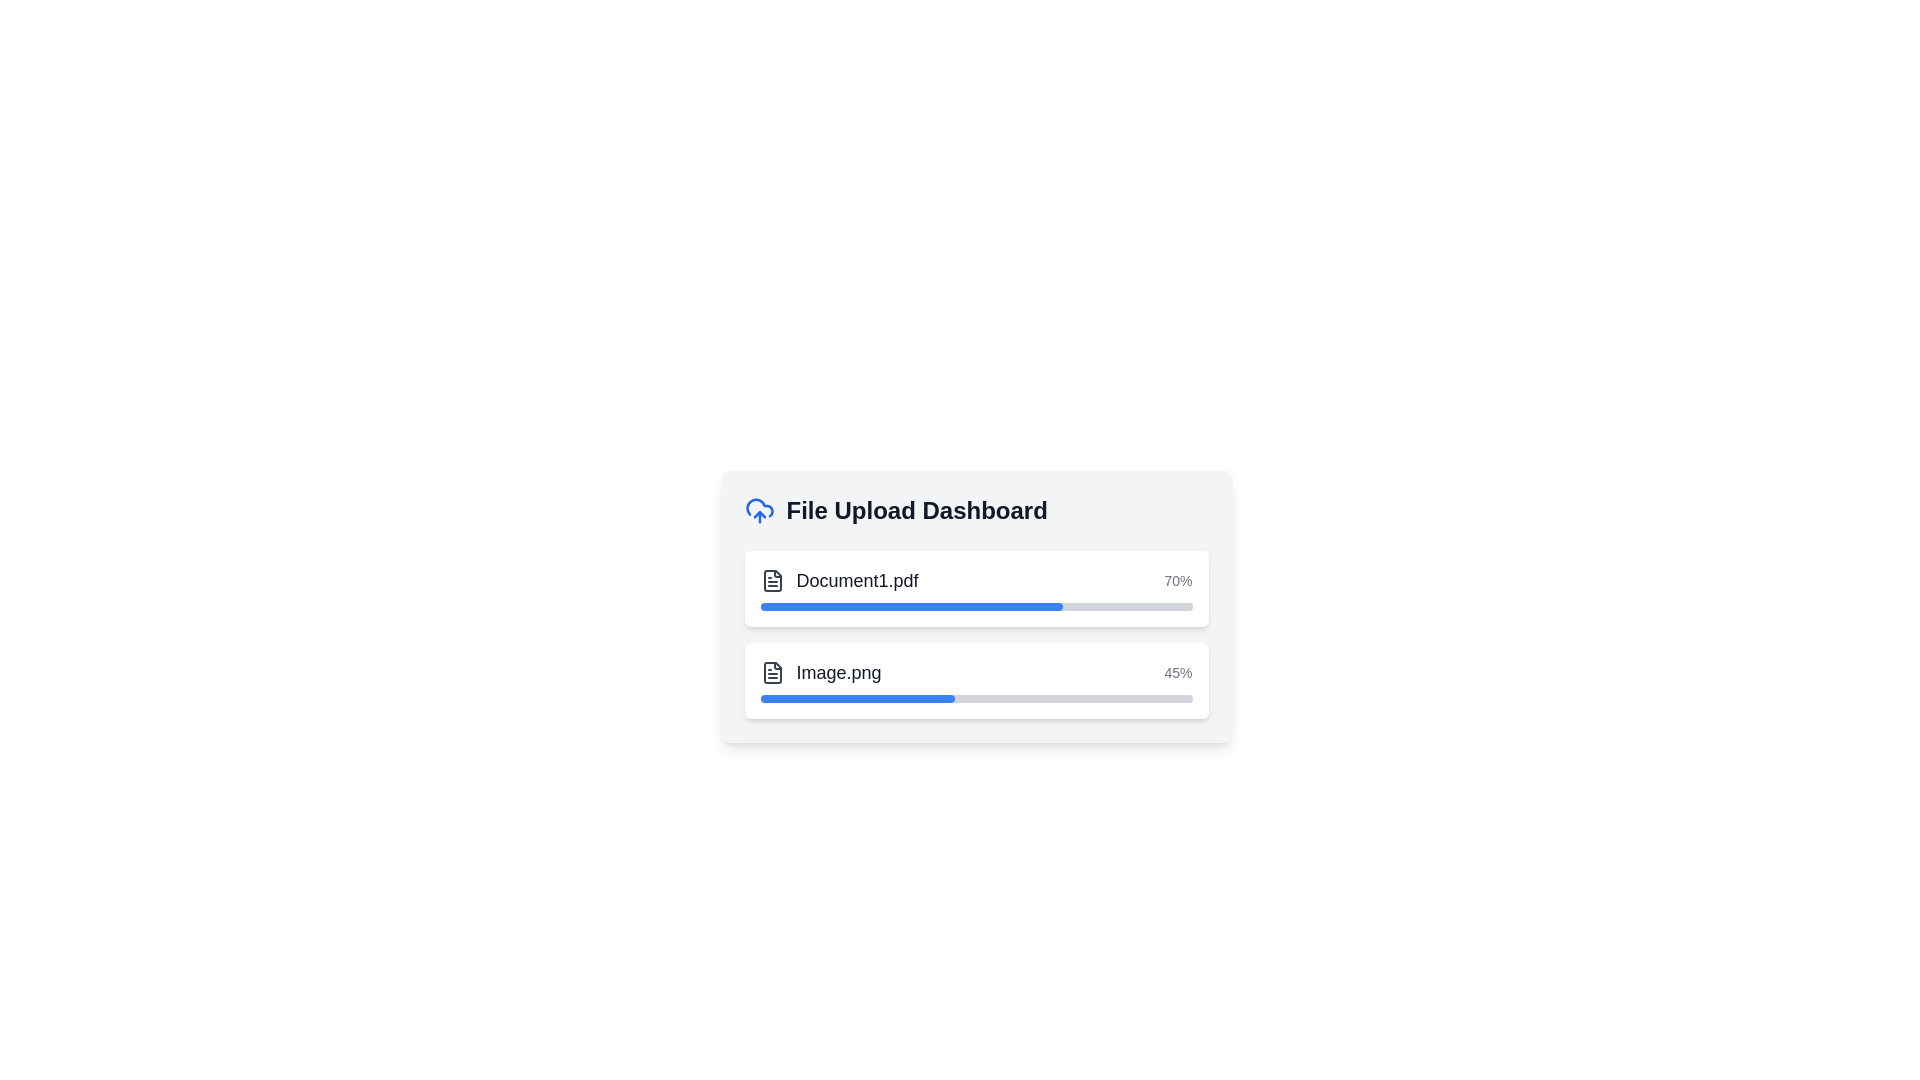 The height and width of the screenshot is (1080, 1920). I want to click on the header element that serves as the title for the dashboard interface, which contains an icon and text, positioned at the top section of the card-like interface, so click(976, 509).